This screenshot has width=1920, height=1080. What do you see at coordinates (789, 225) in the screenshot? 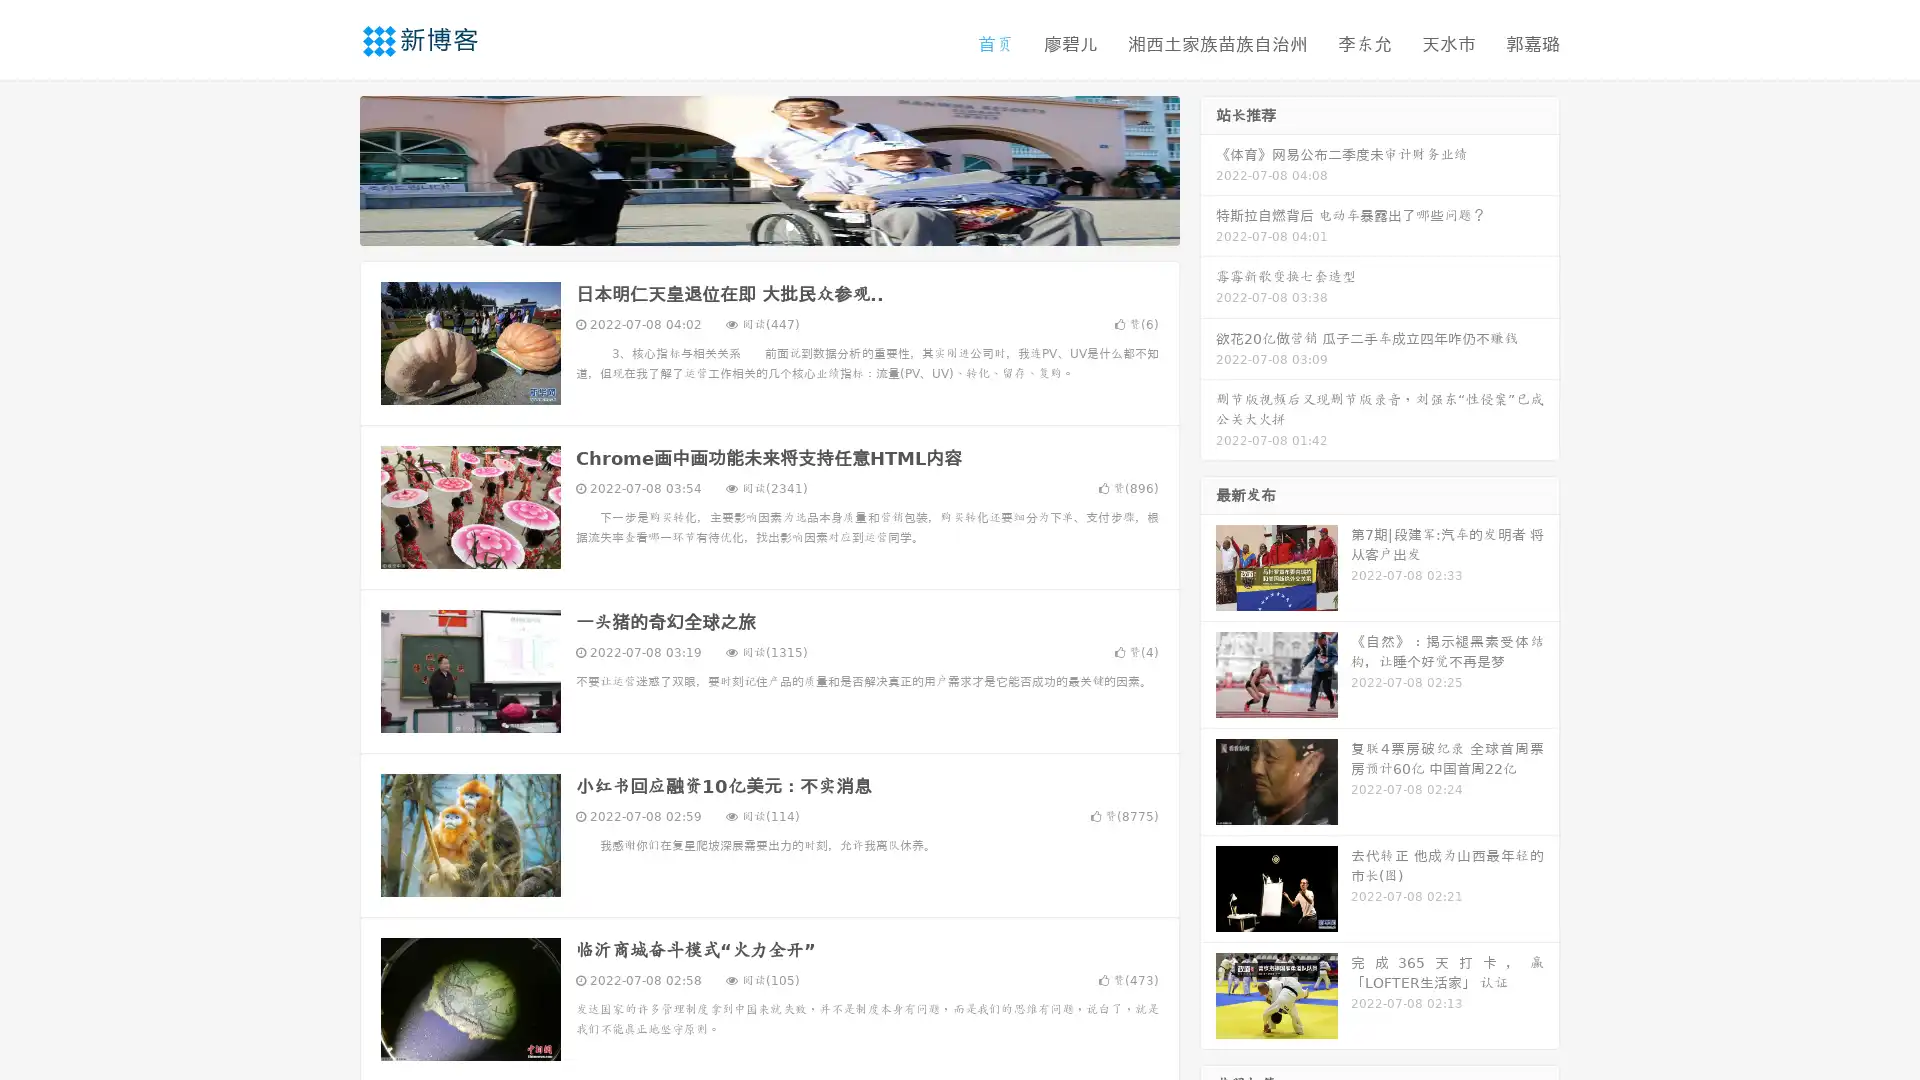
I see `Go to slide 3` at bounding box center [789, 225].